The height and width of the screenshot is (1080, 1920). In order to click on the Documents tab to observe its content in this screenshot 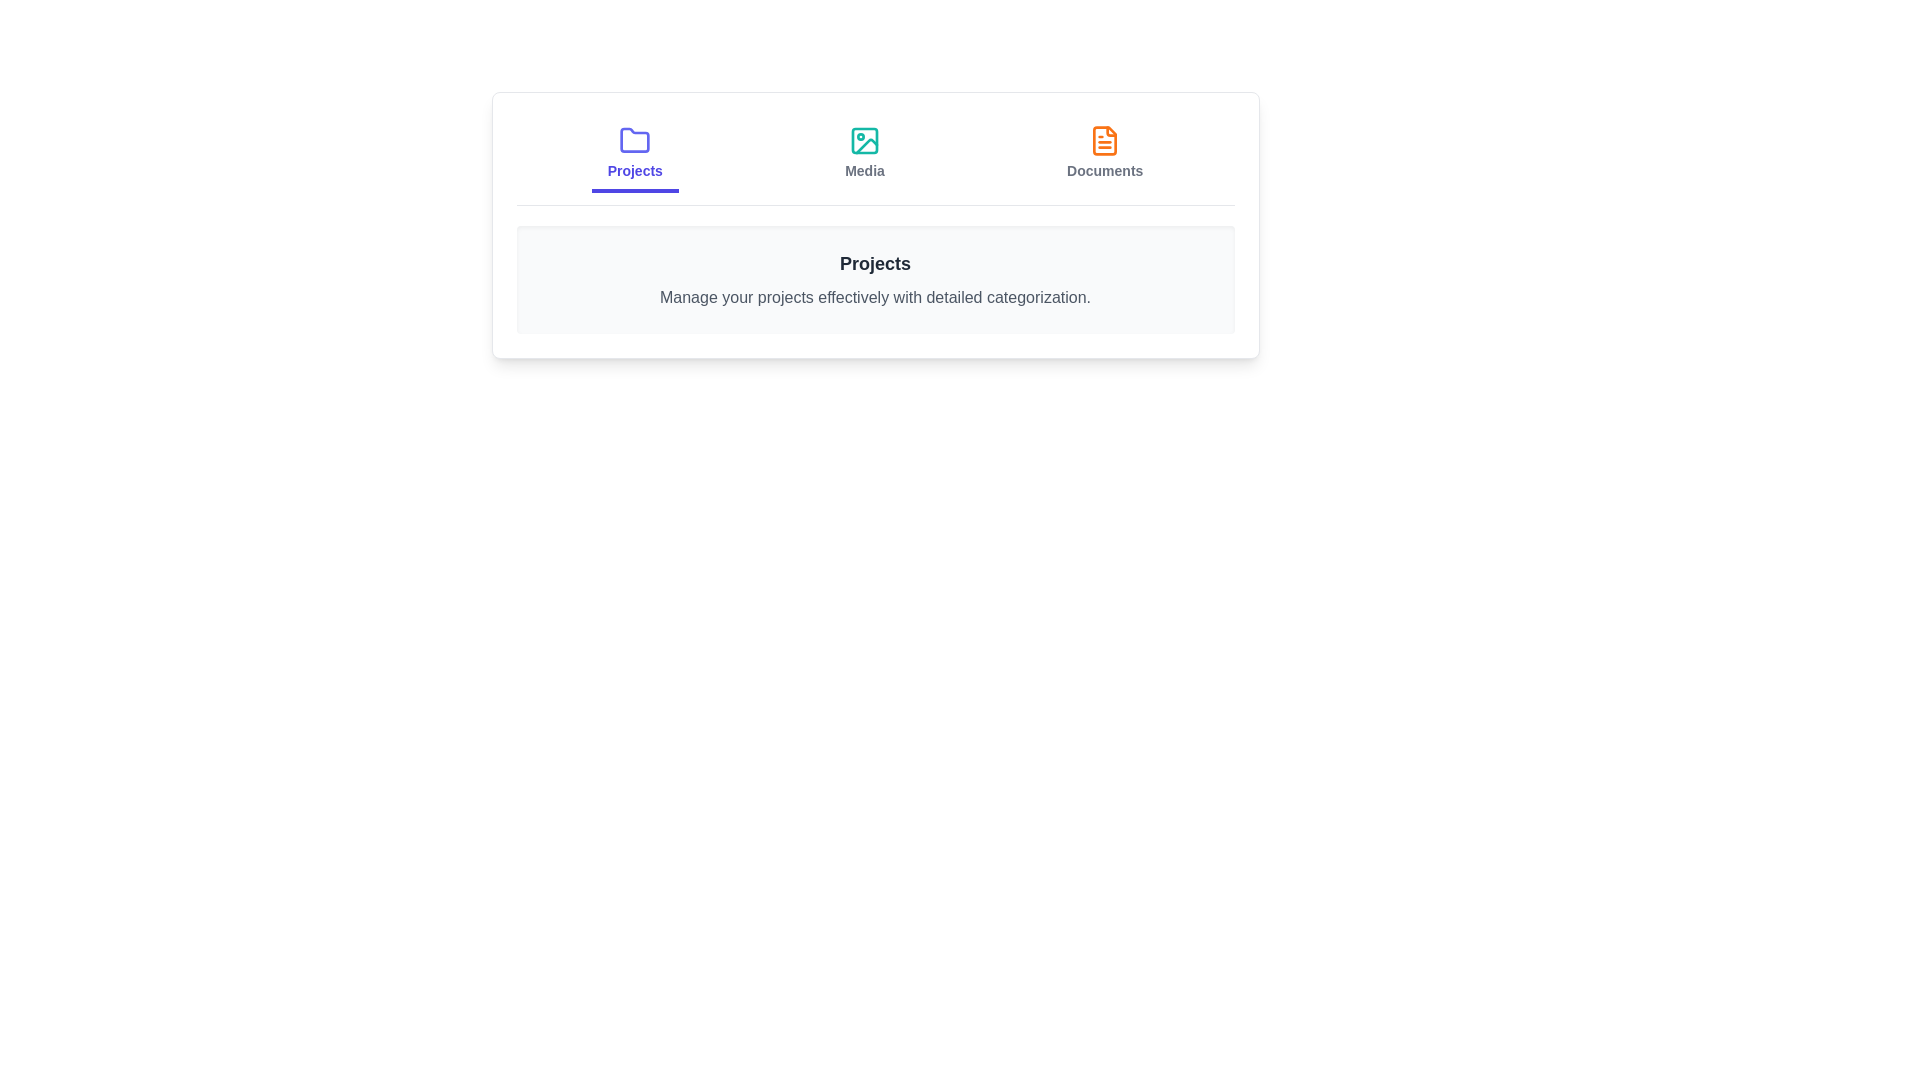, I will do `click(1104, 153)`.